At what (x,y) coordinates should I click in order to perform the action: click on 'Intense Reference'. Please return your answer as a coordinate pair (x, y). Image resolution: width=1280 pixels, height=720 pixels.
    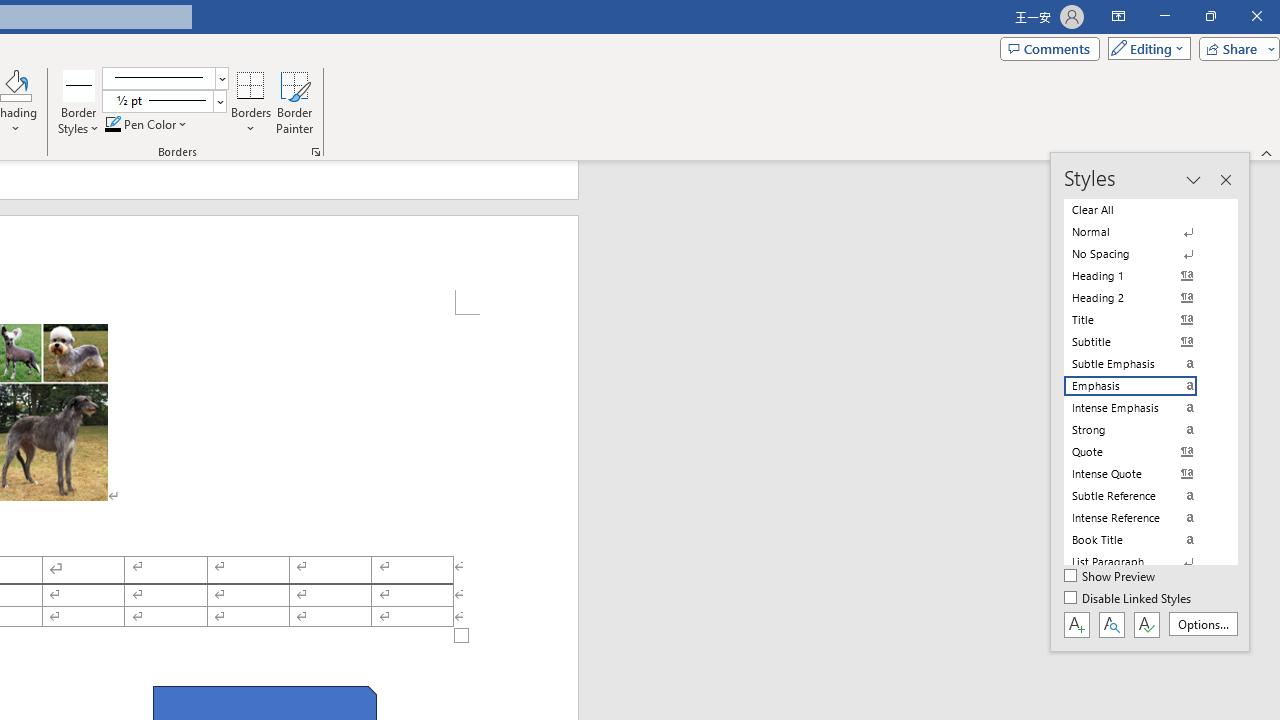
    Looking at the image, I should click on (1142, 517).